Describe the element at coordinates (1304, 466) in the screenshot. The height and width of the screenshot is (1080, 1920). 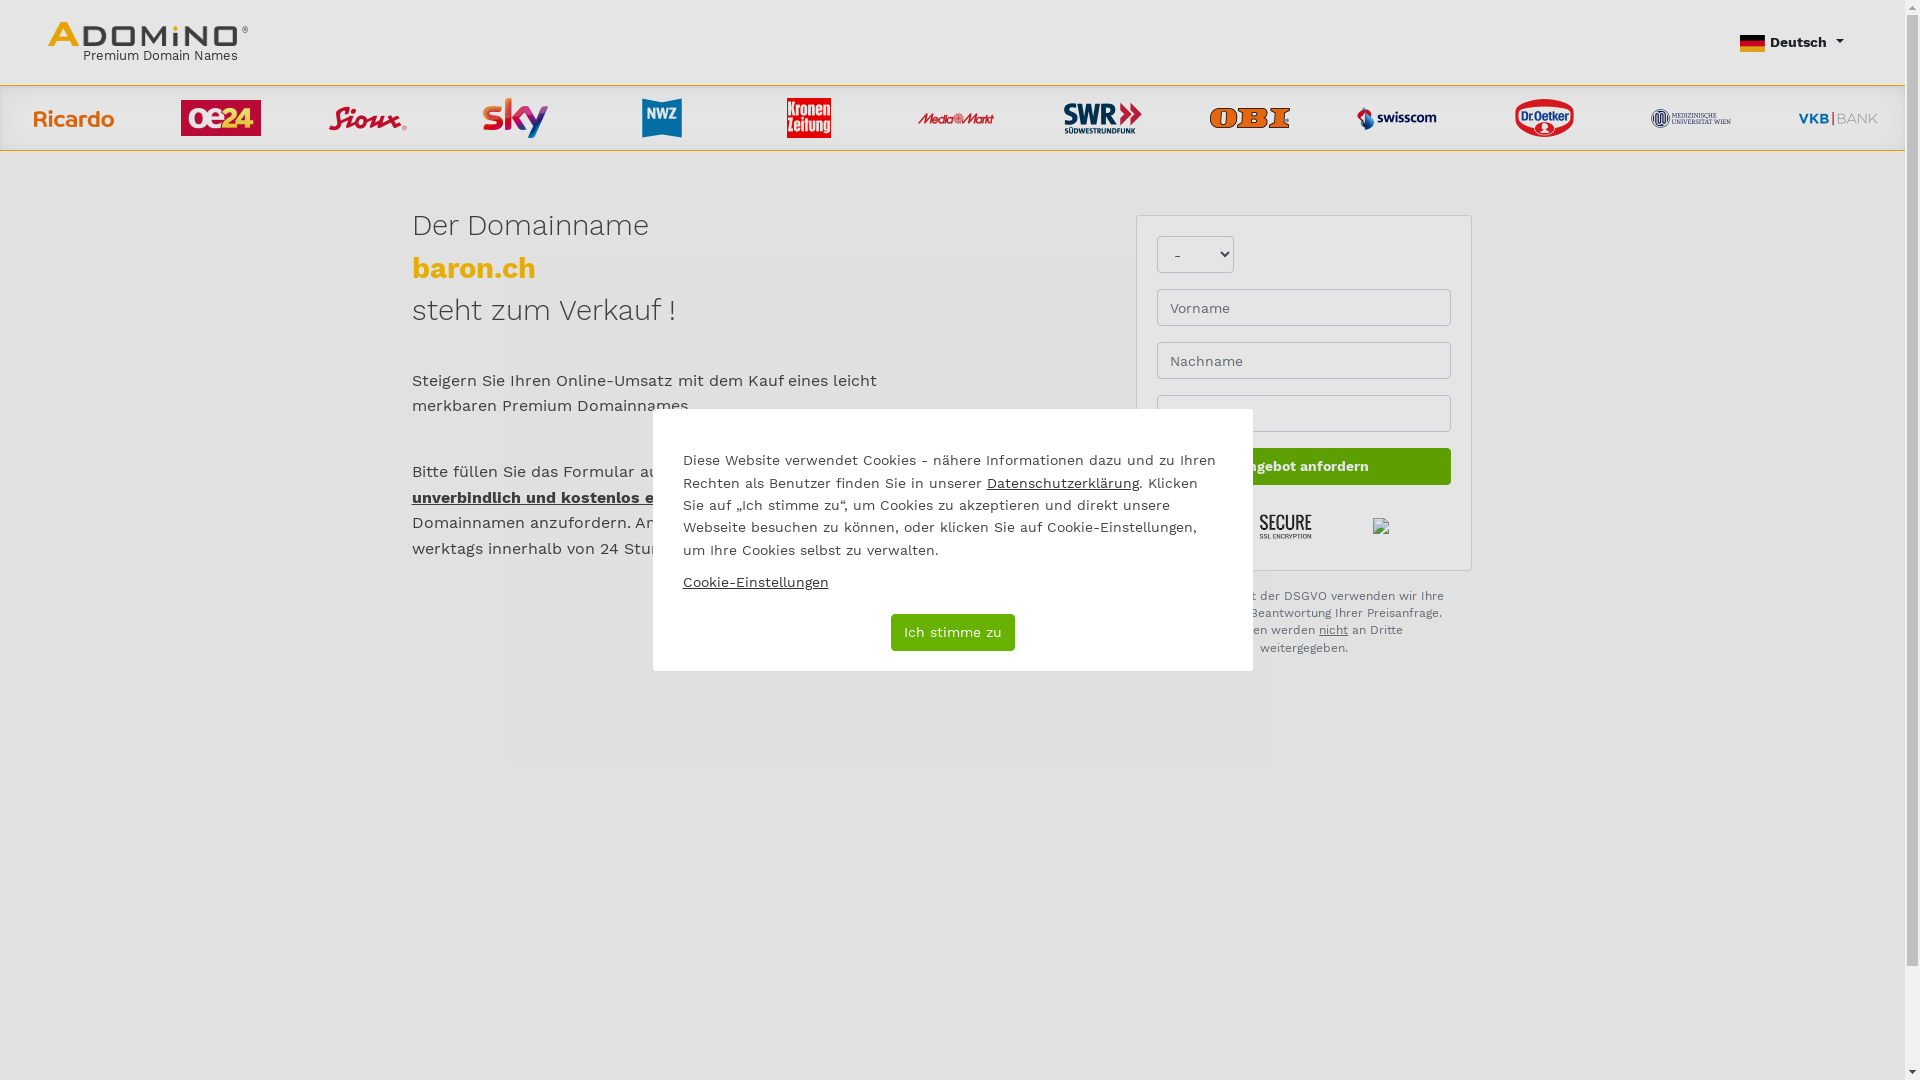
I see `'Angebot anfordern'` at that location.